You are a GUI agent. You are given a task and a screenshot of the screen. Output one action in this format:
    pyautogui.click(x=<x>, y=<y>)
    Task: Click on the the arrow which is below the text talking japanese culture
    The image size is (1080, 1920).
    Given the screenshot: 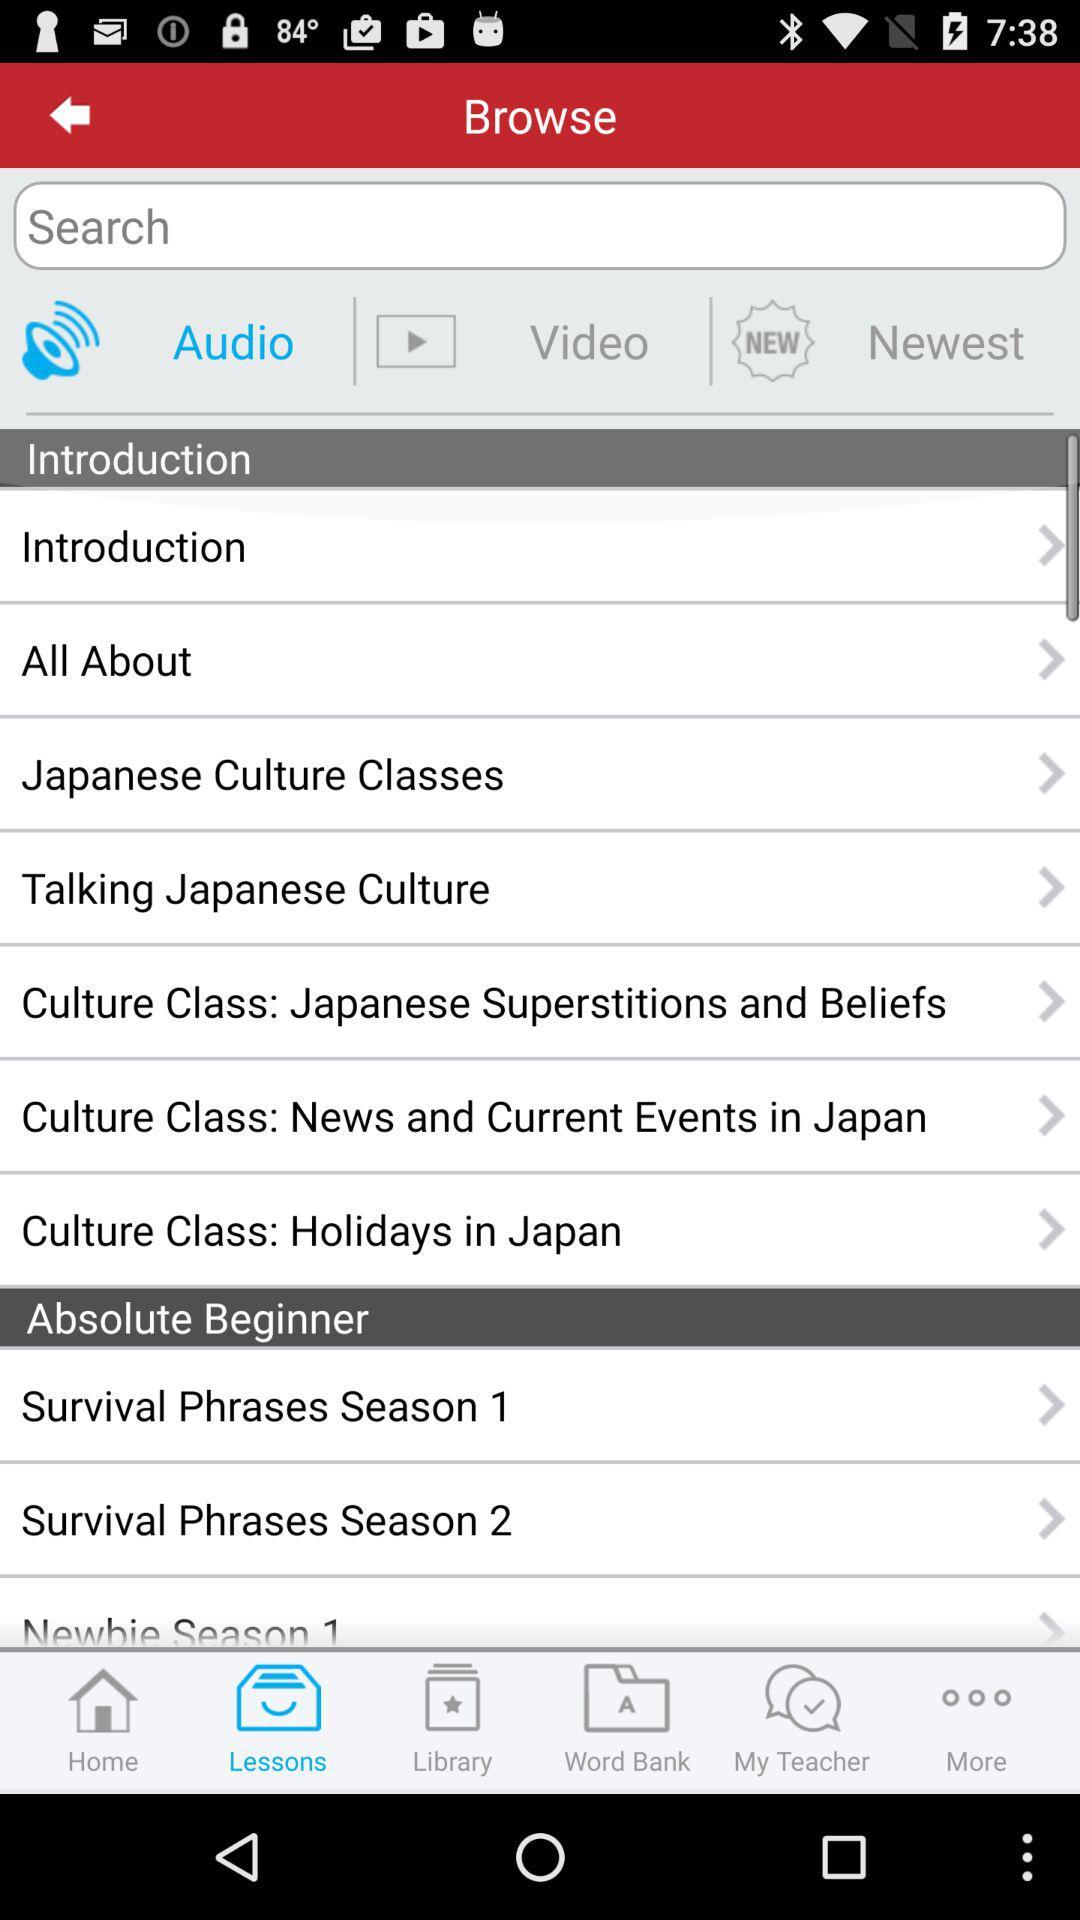 What is the action you would take?
    pyautogui.click(x=1052, y=1001)
    